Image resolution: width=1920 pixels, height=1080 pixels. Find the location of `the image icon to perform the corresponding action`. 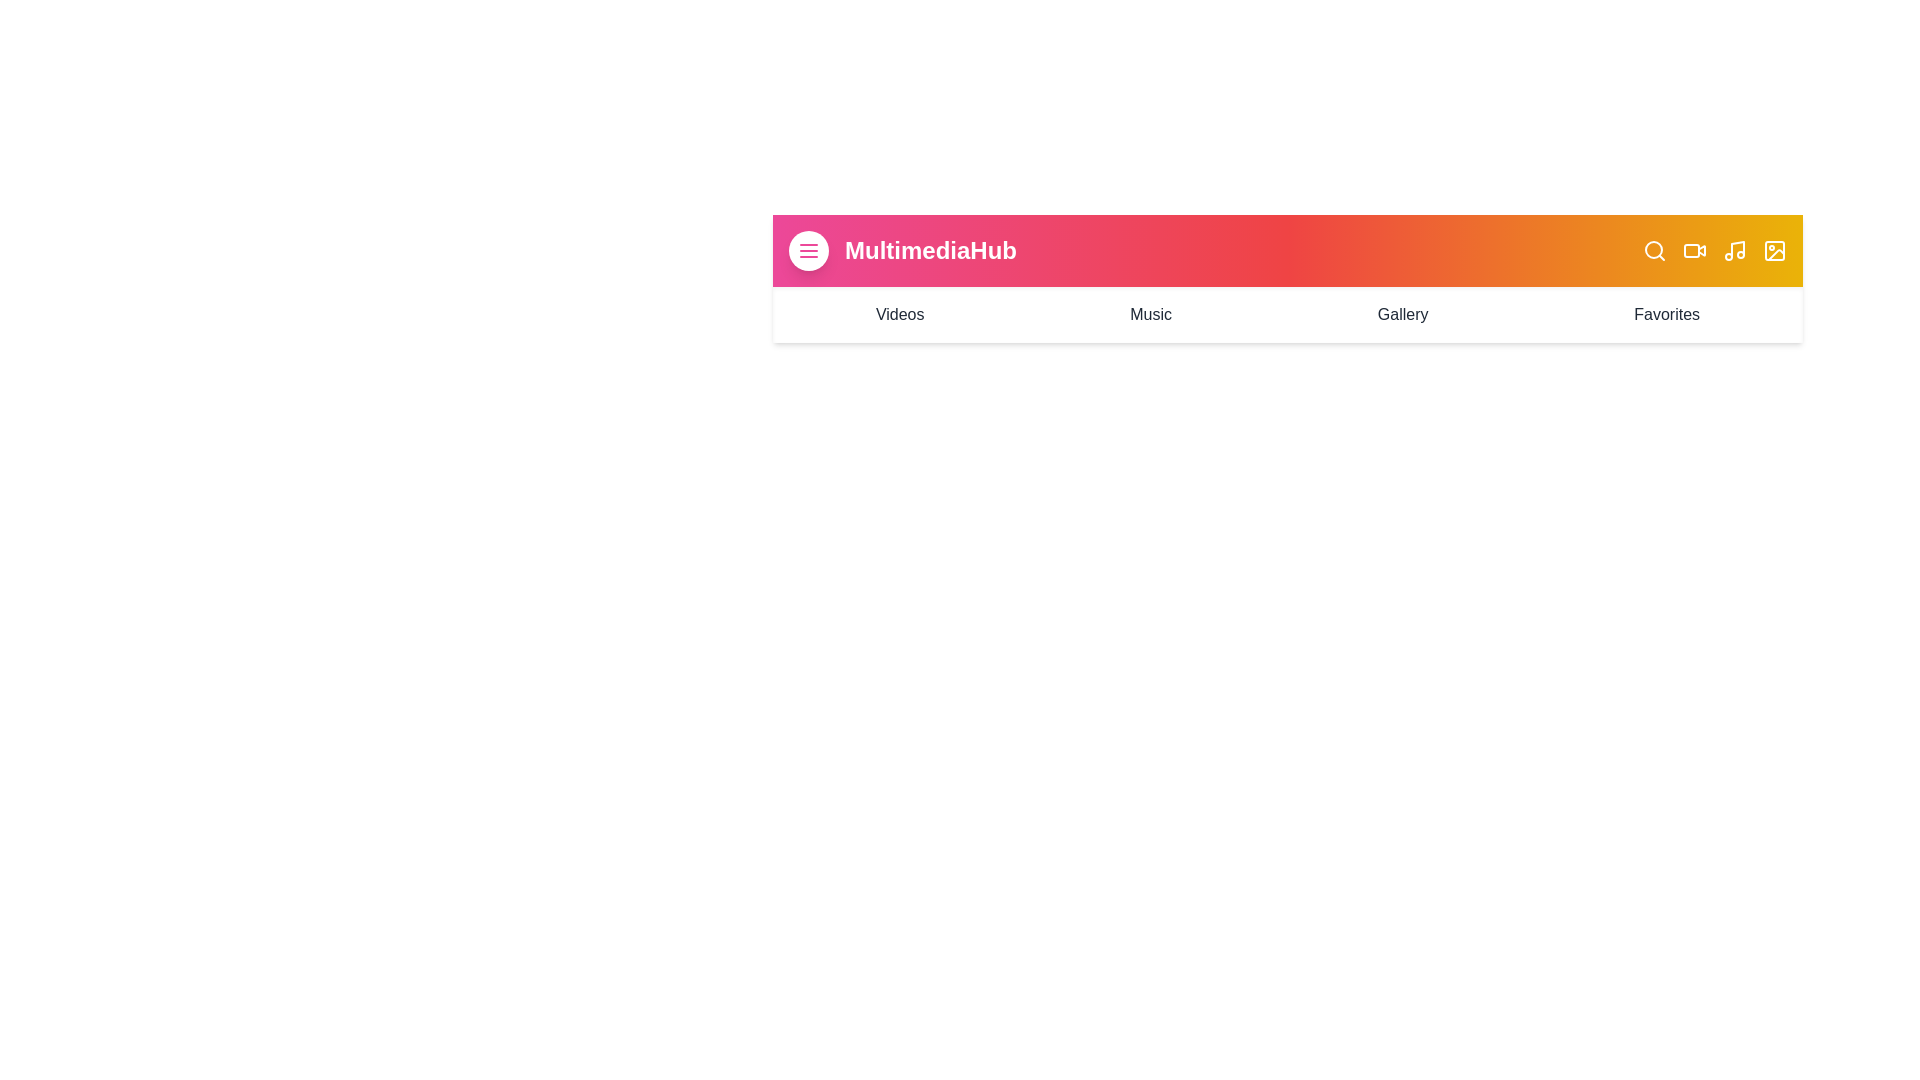

the image icon to perform the corresponding action is located at coordinates (1775, 249).